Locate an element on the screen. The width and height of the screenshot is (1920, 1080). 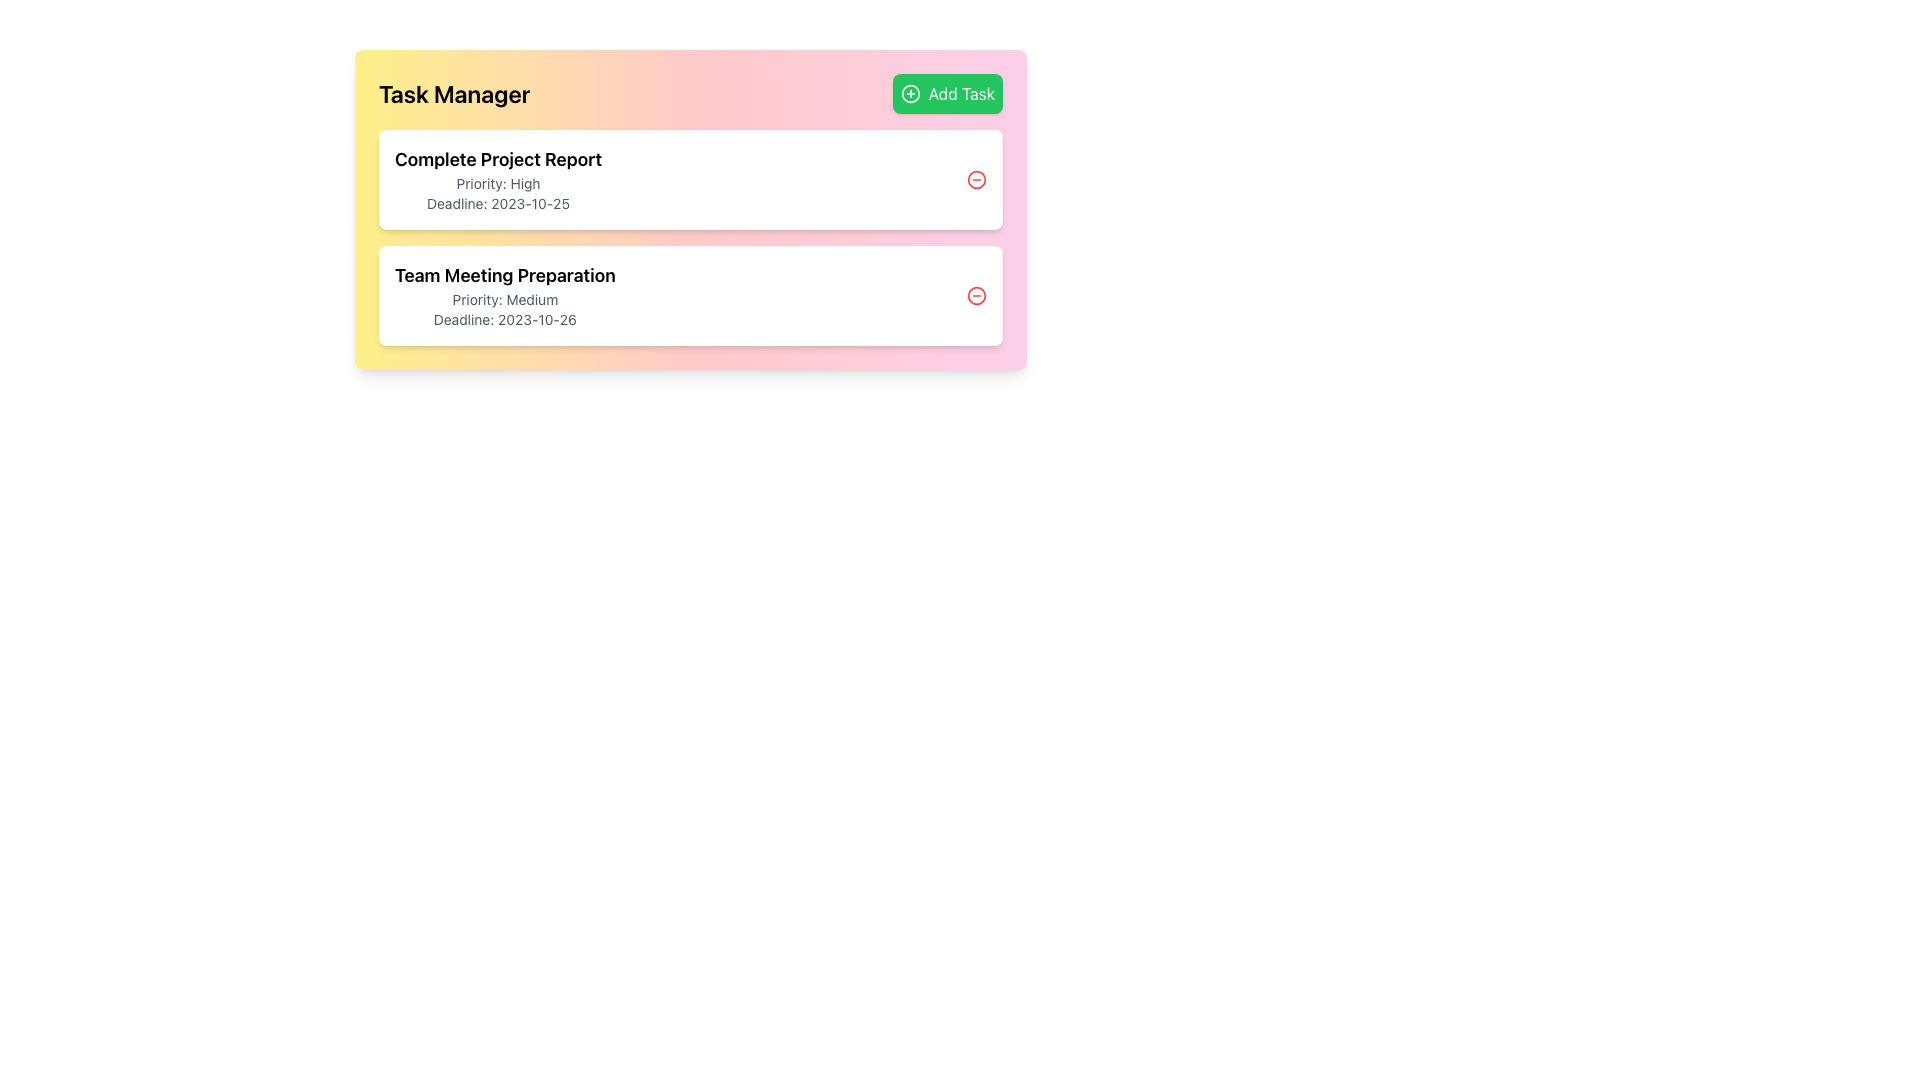
the deletion button for the task 'Team Meeting Preparation' is located at coordinates (977, 296).